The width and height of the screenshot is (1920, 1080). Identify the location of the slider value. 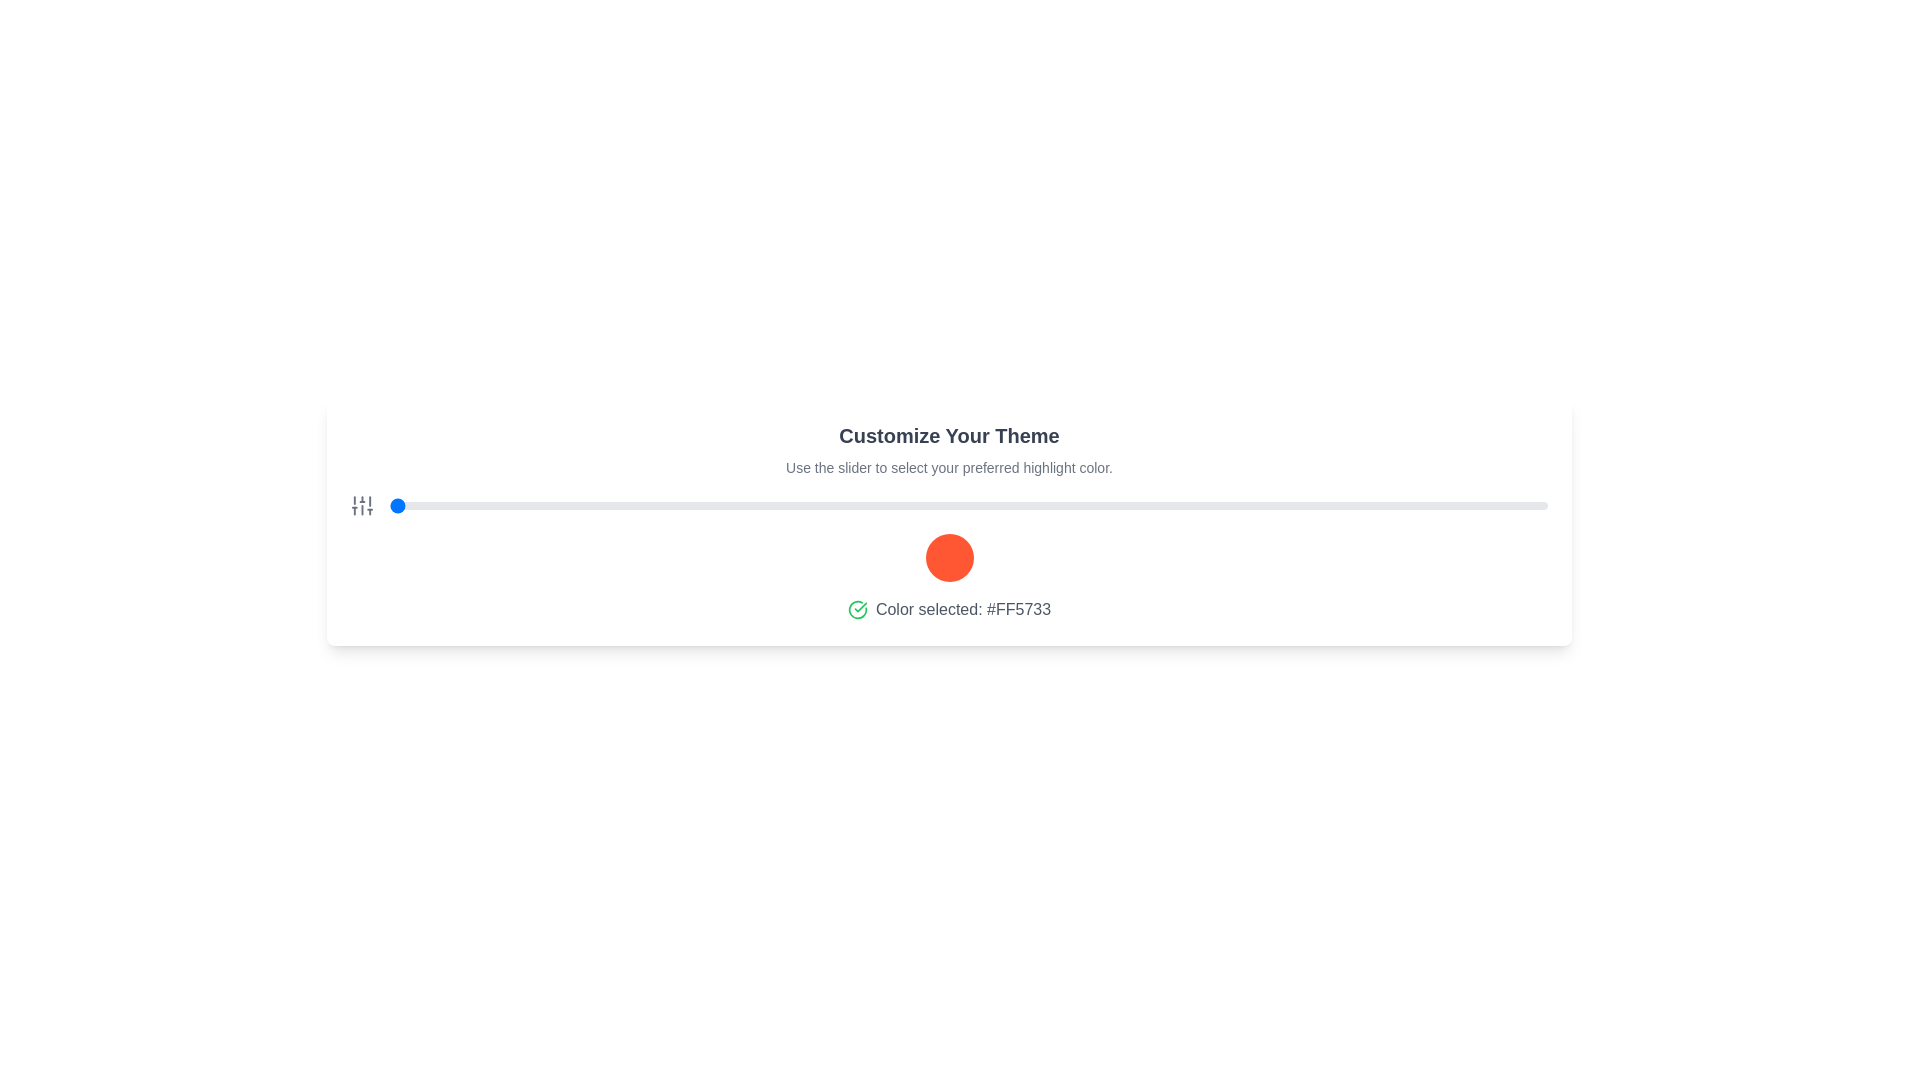
(1133, 504).